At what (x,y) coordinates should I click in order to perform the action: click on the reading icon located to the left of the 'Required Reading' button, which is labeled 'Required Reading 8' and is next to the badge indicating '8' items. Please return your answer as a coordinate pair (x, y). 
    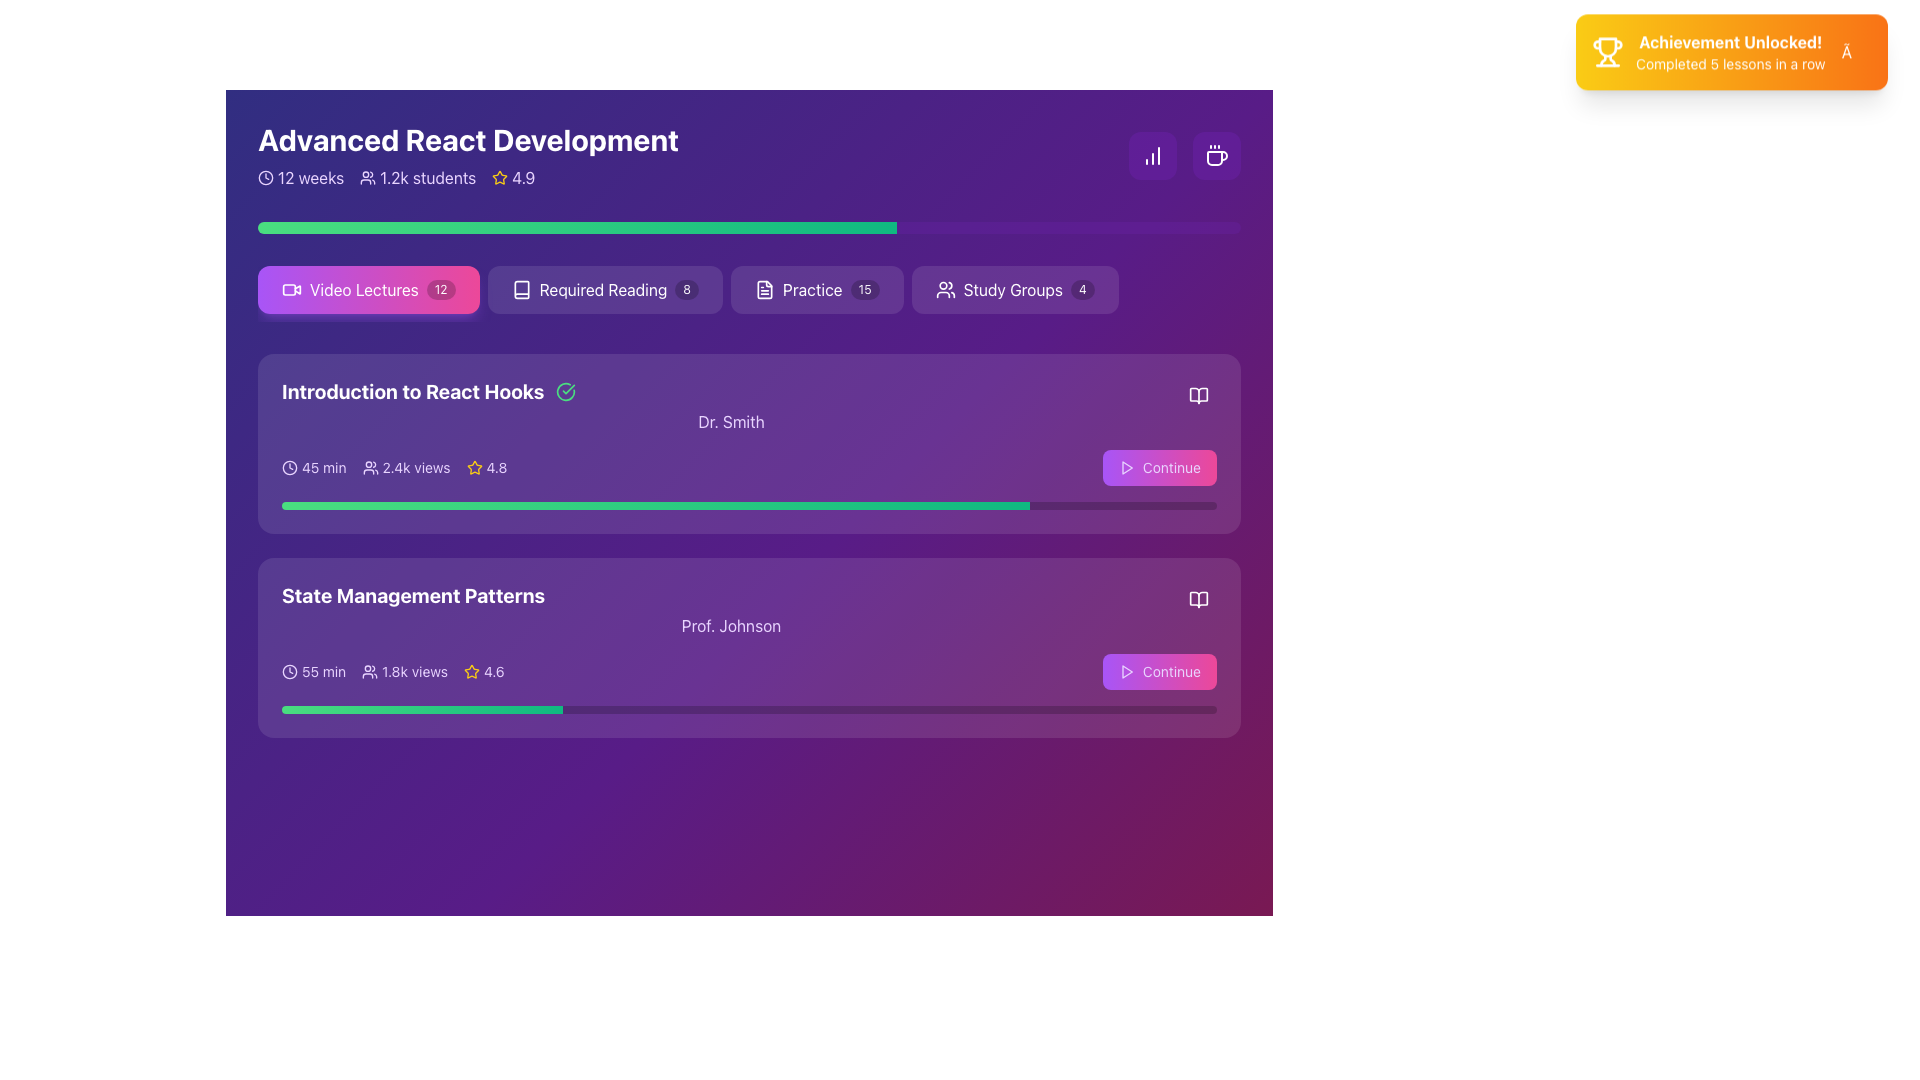
    Looking at the image, I should click on (521, 289).